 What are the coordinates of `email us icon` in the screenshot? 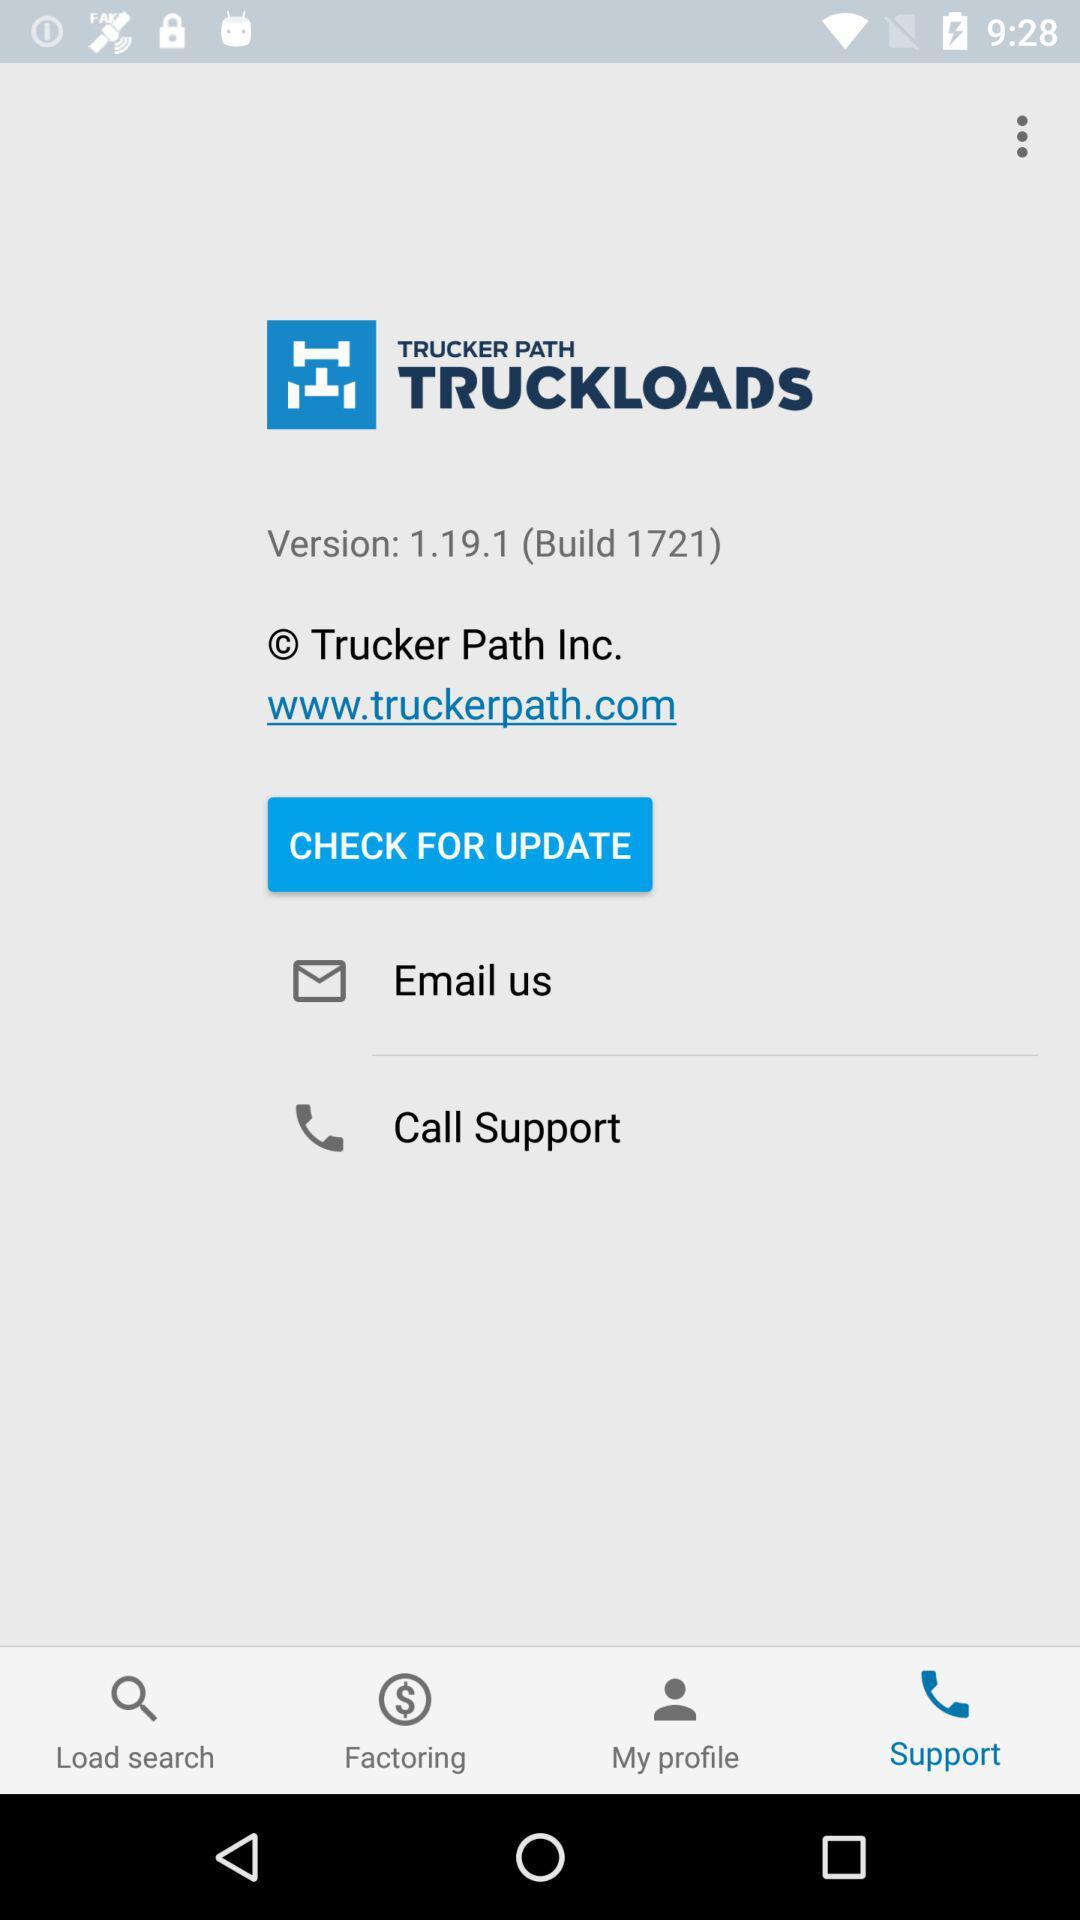 It's located at (652, 980).